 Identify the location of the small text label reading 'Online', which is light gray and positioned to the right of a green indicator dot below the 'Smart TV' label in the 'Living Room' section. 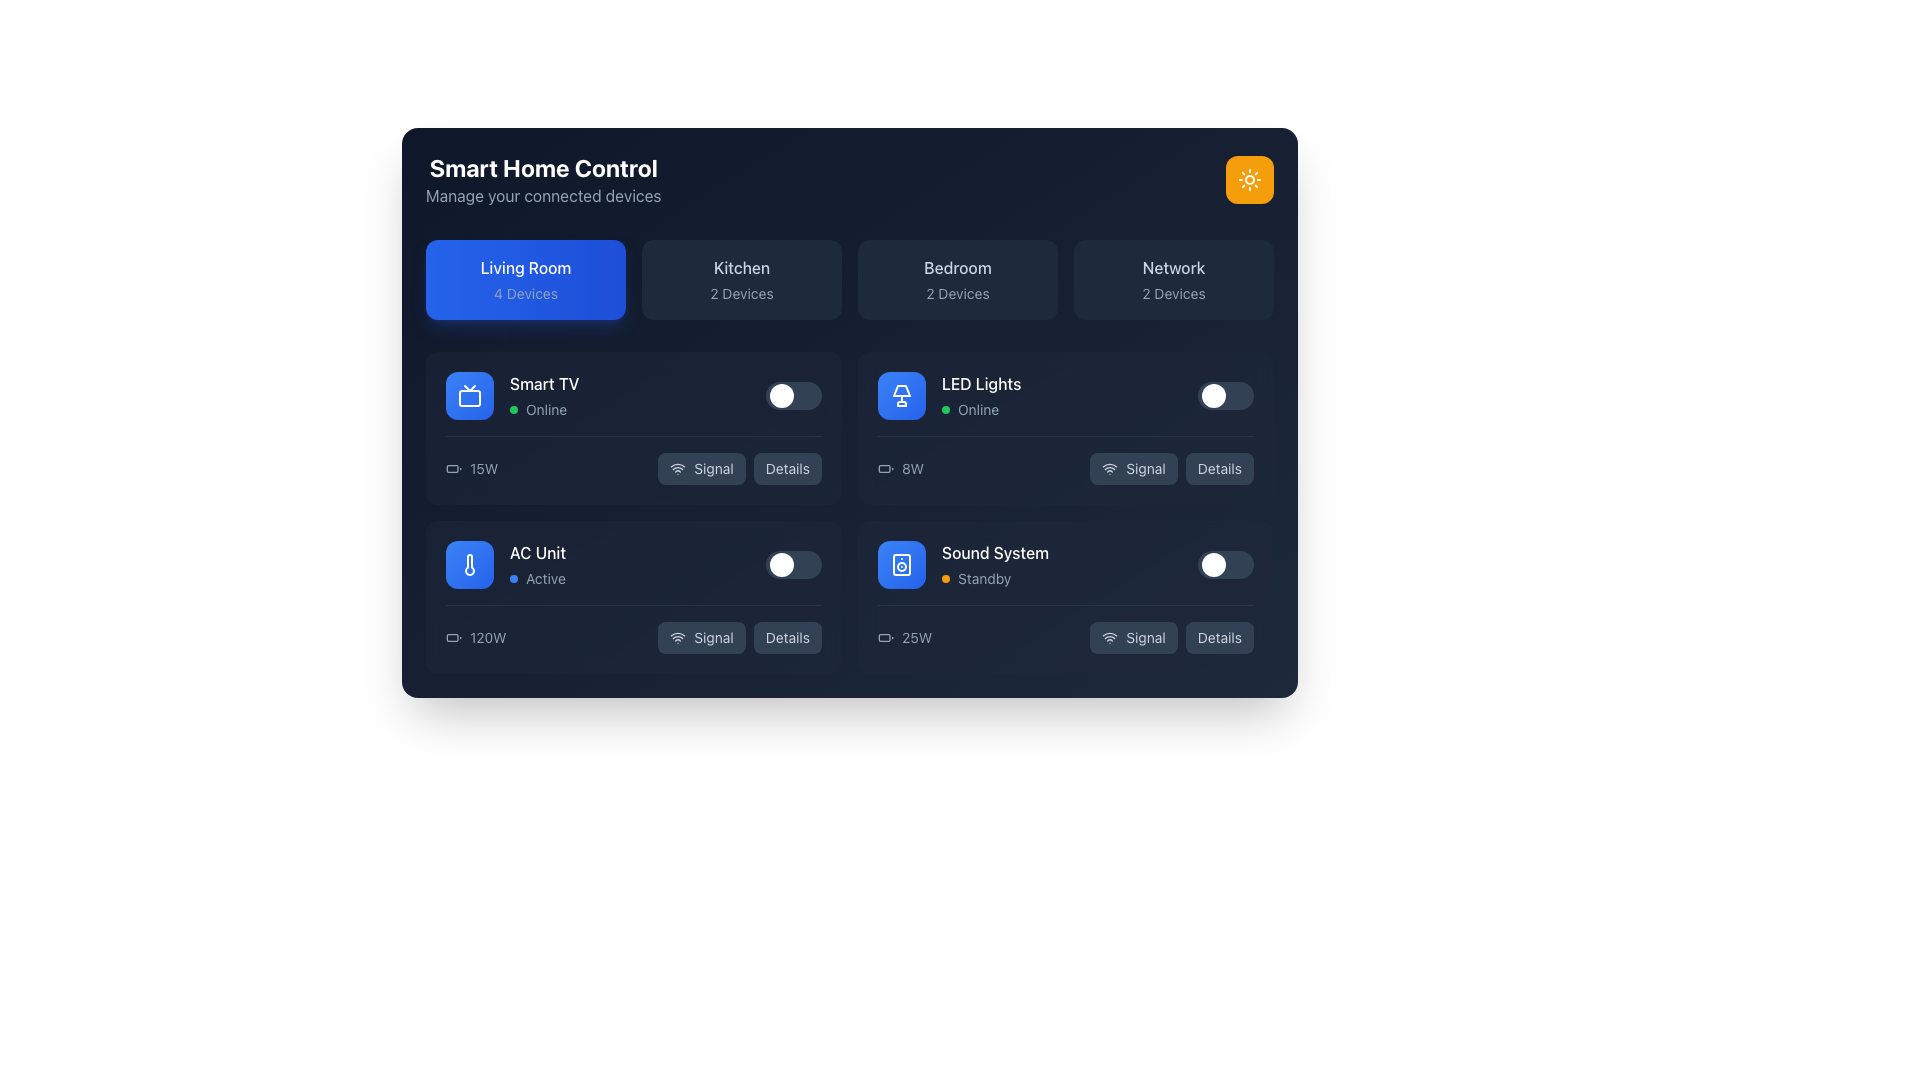
(546, 408).